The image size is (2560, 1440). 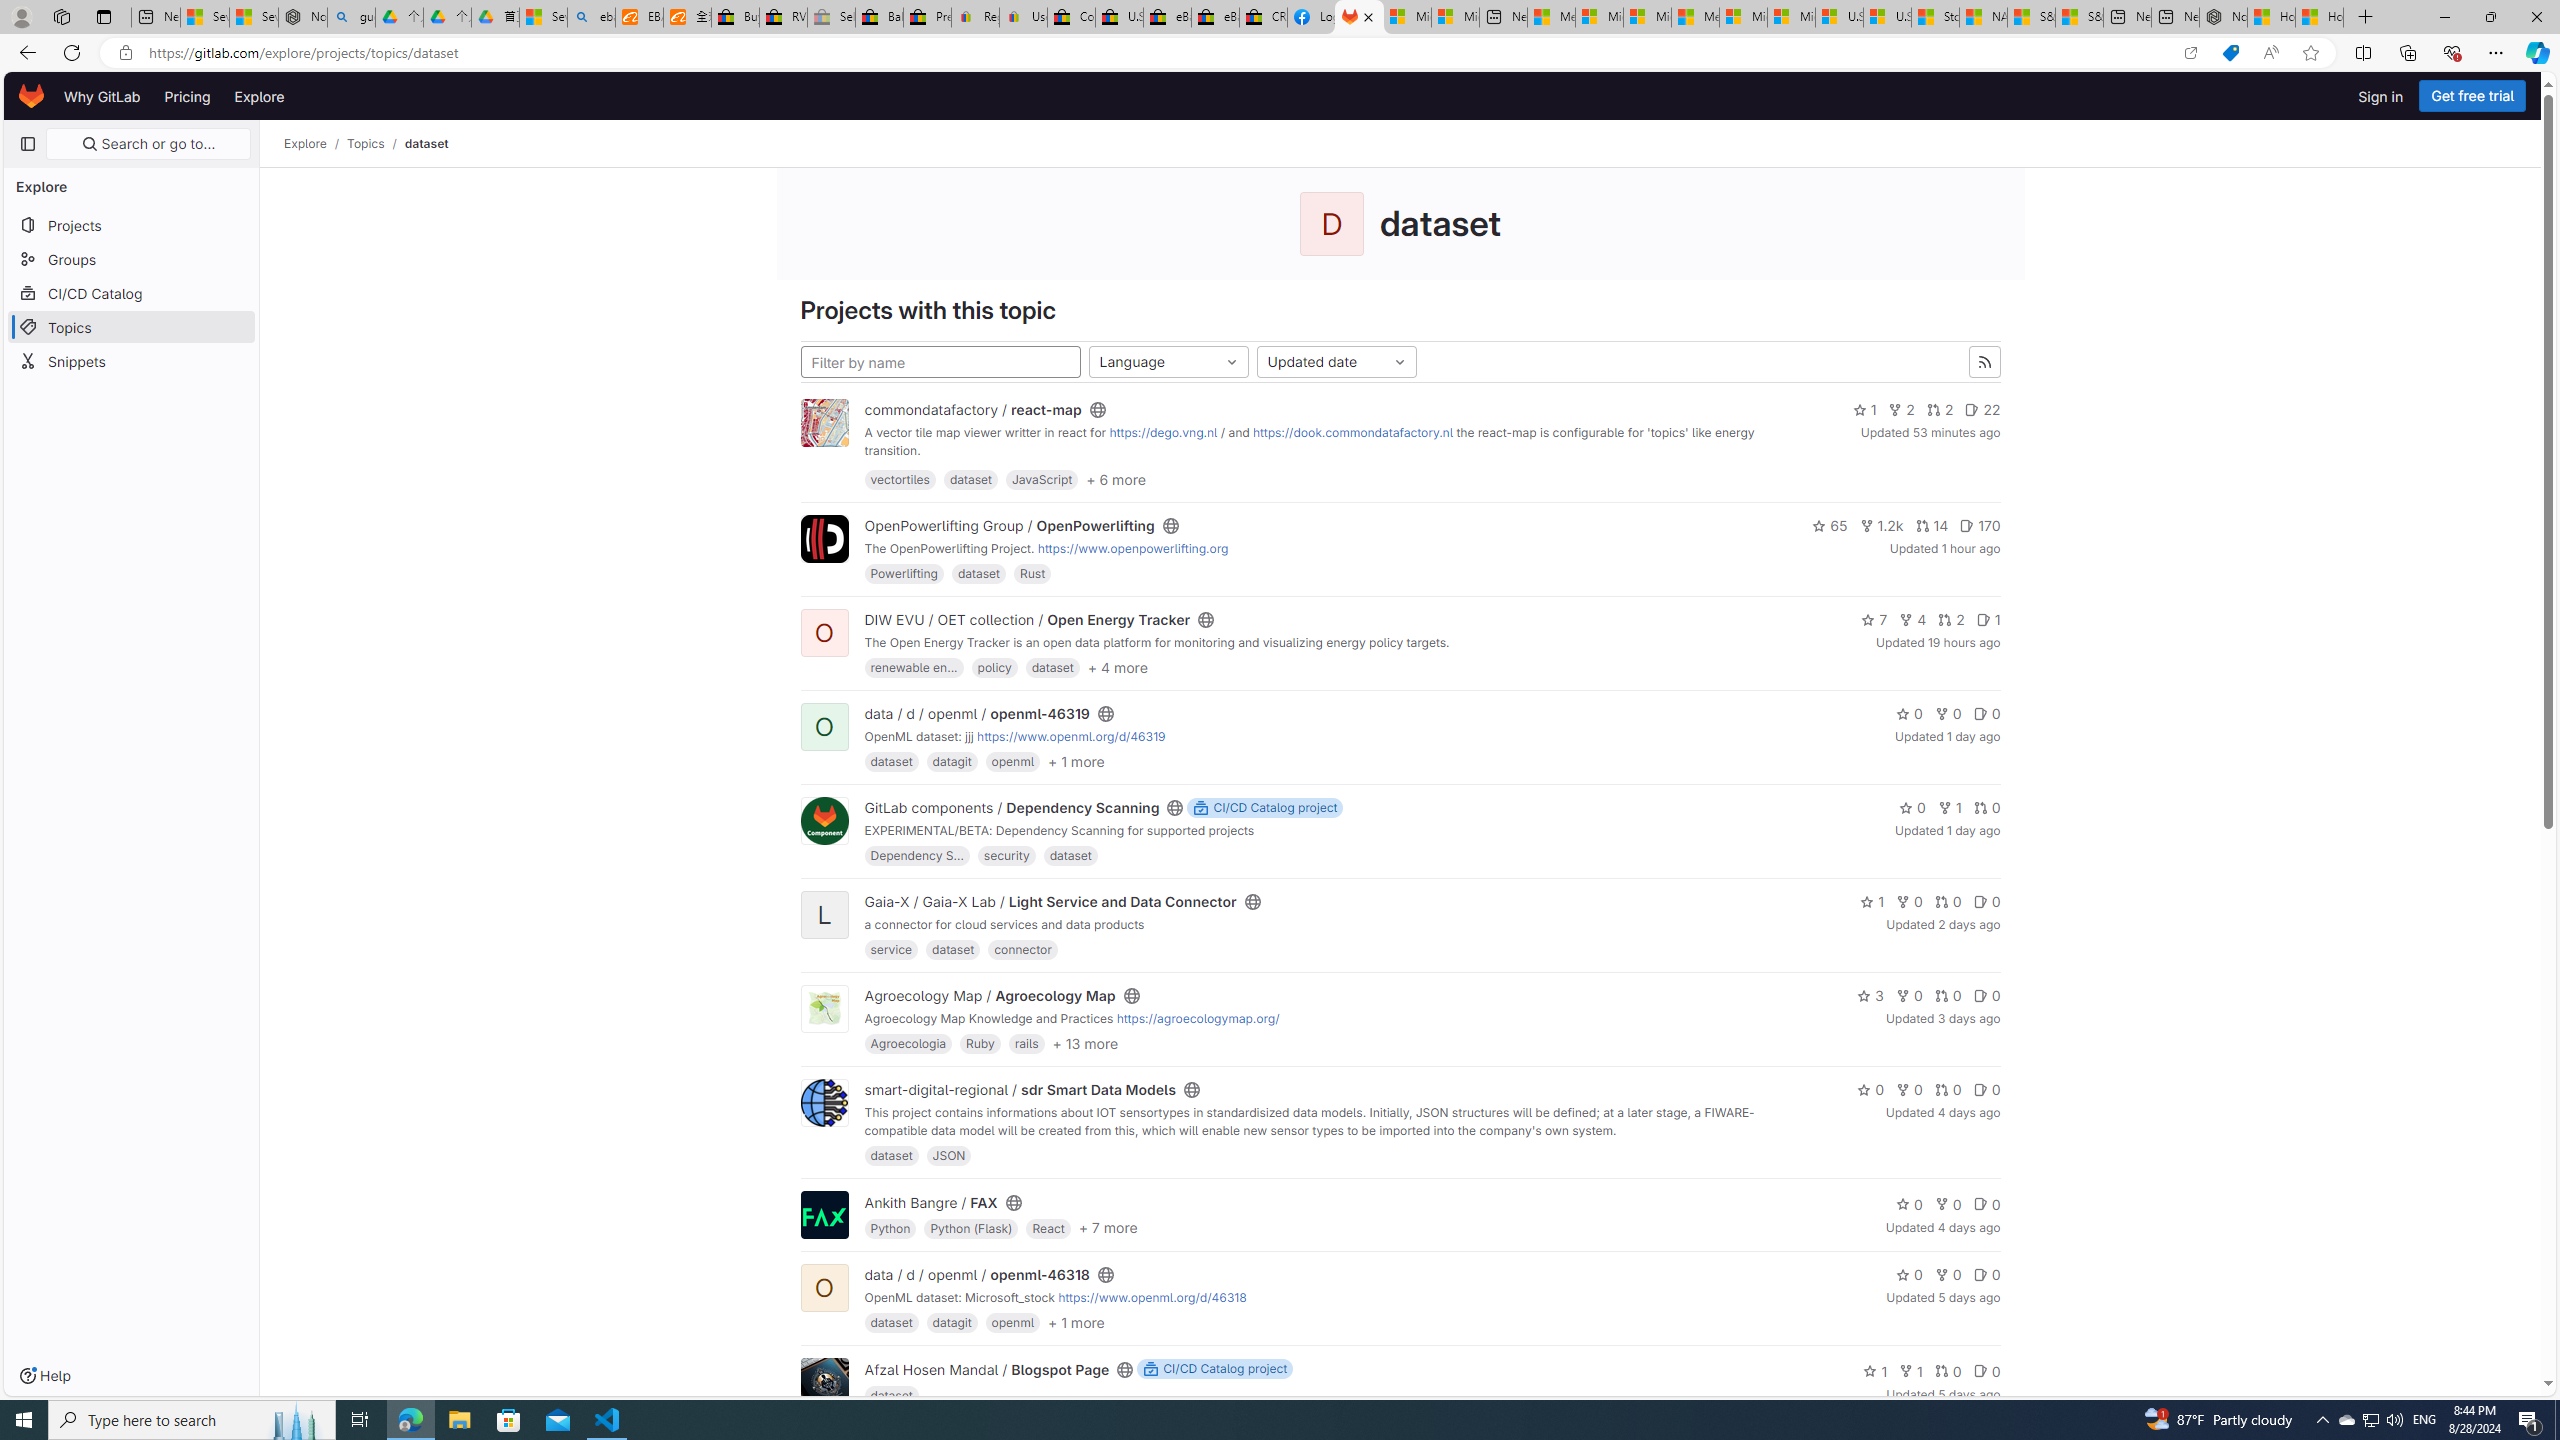 What do you see at coordinates (24, 51) in the screenshot?
I see `'Back'` at bounding box center [24, 51].